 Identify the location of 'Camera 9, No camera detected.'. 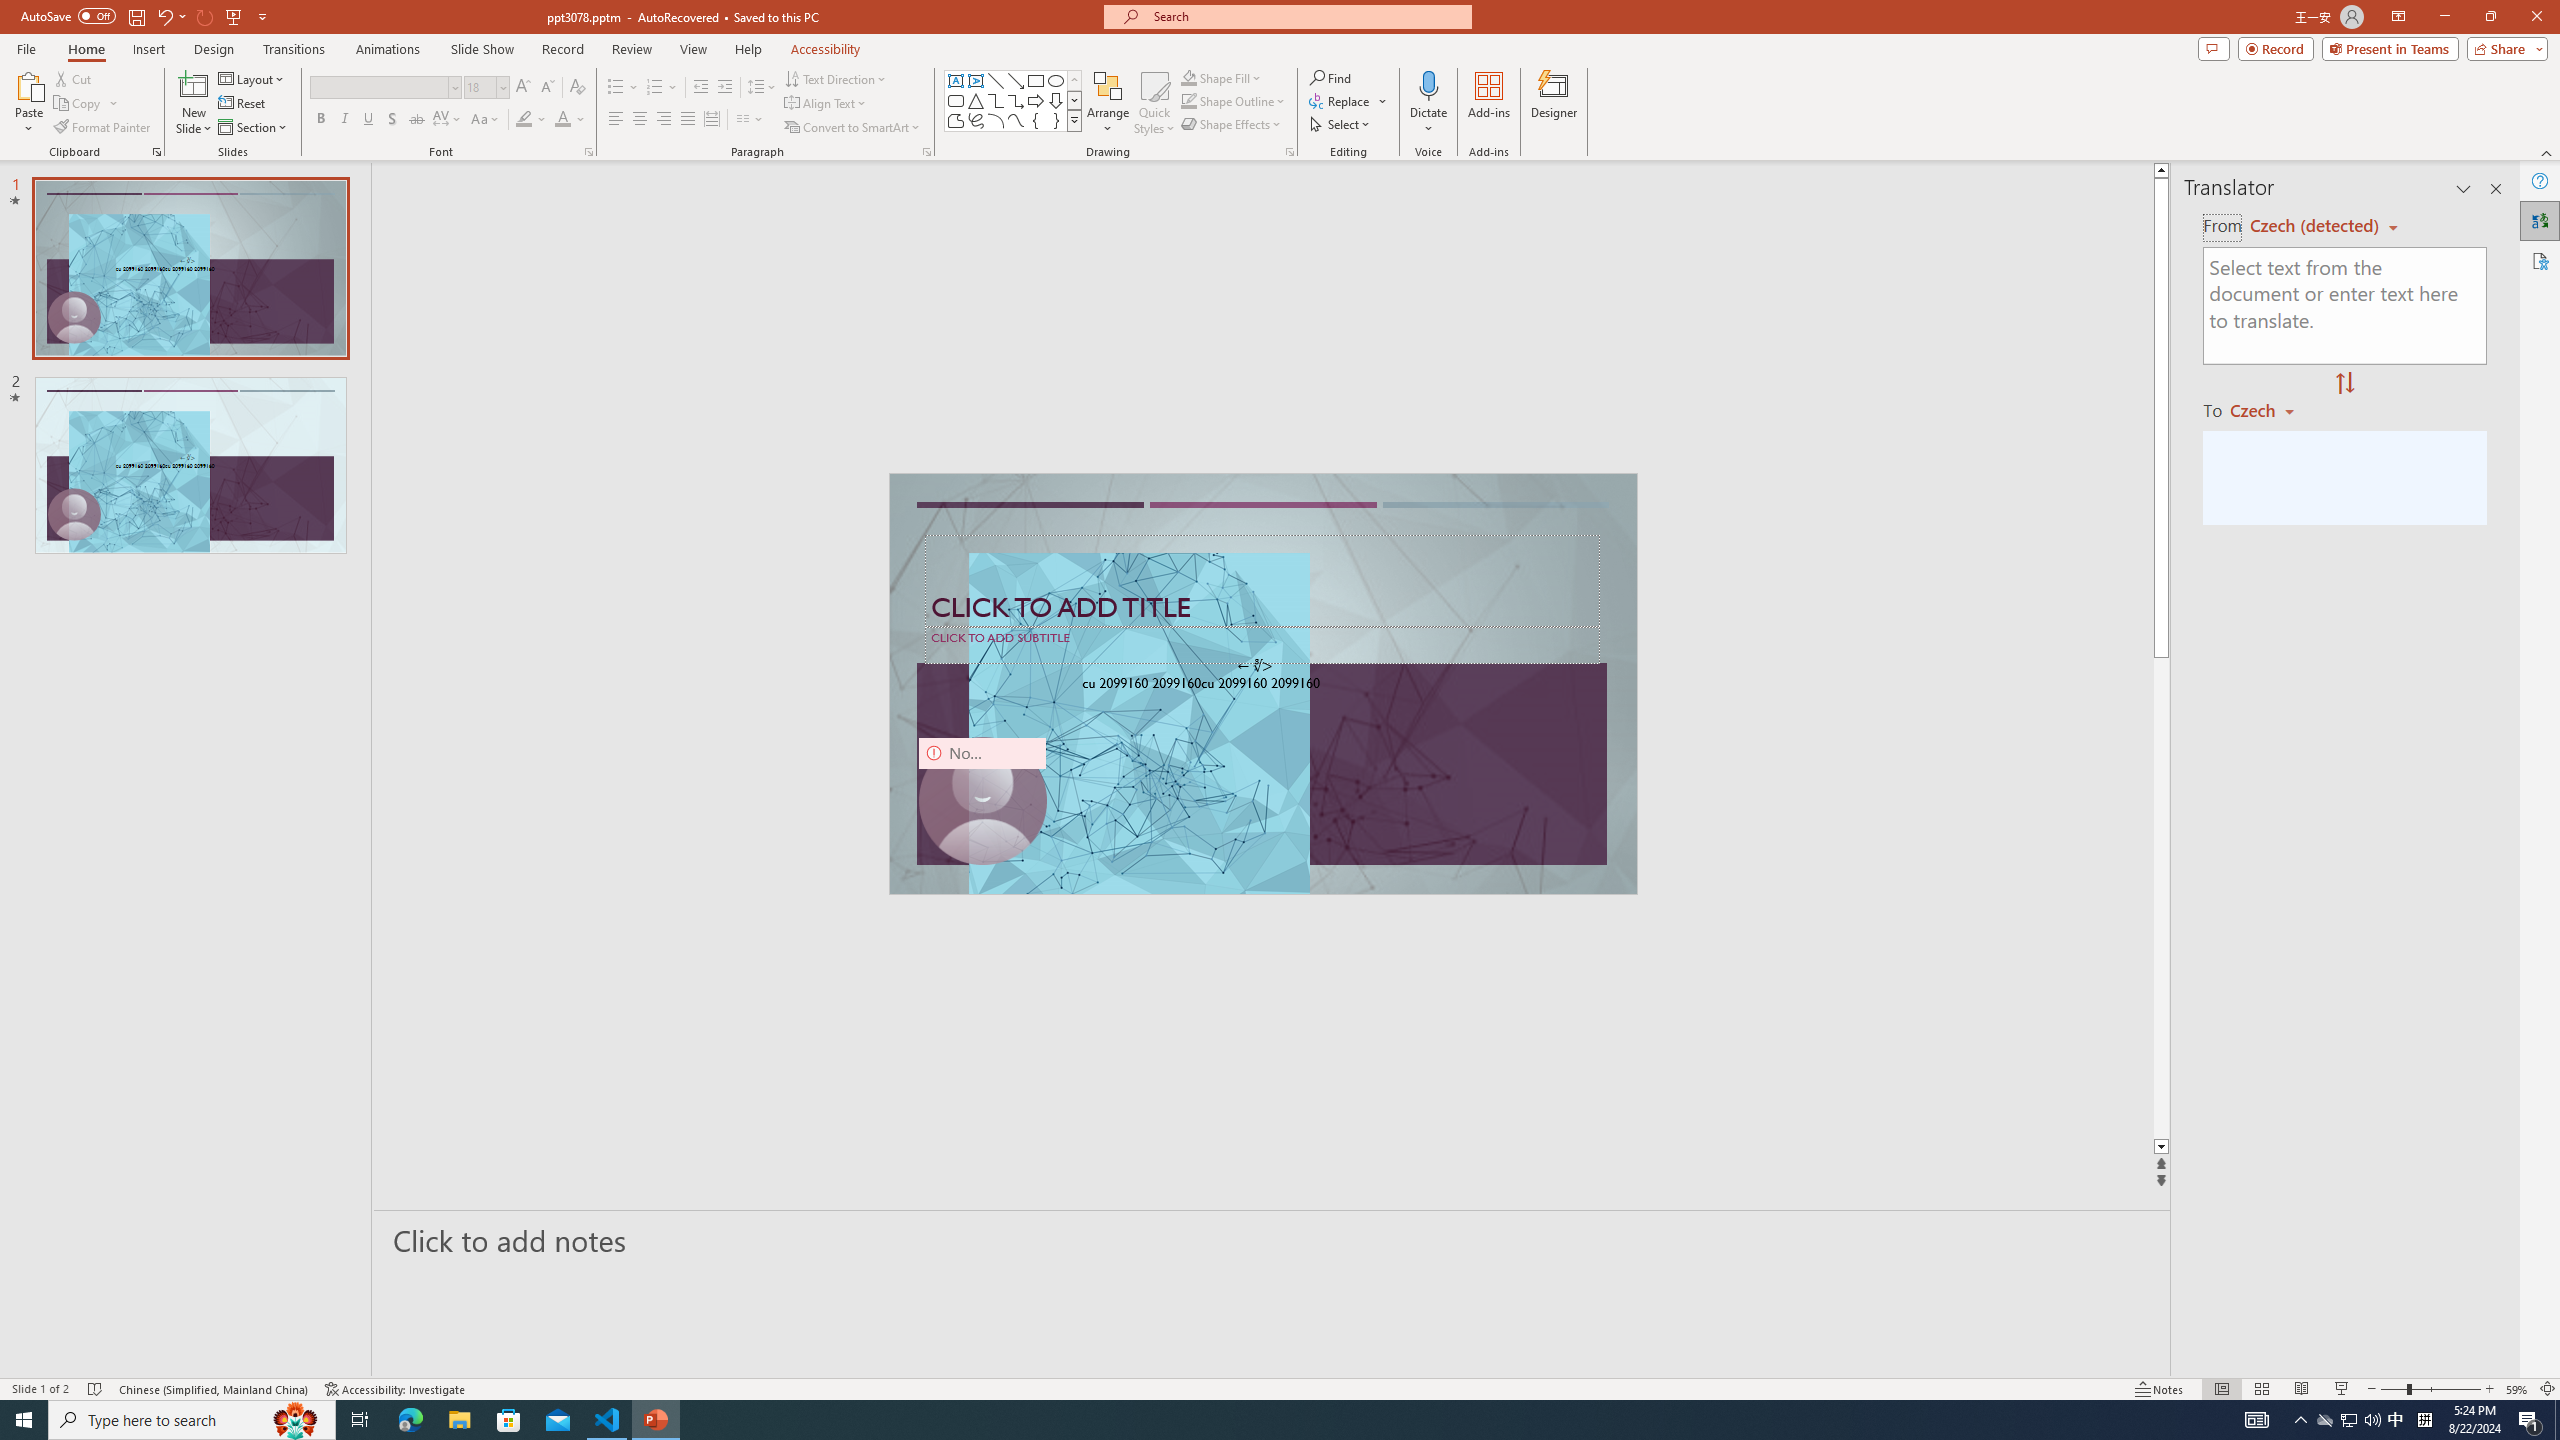
(981, 800).